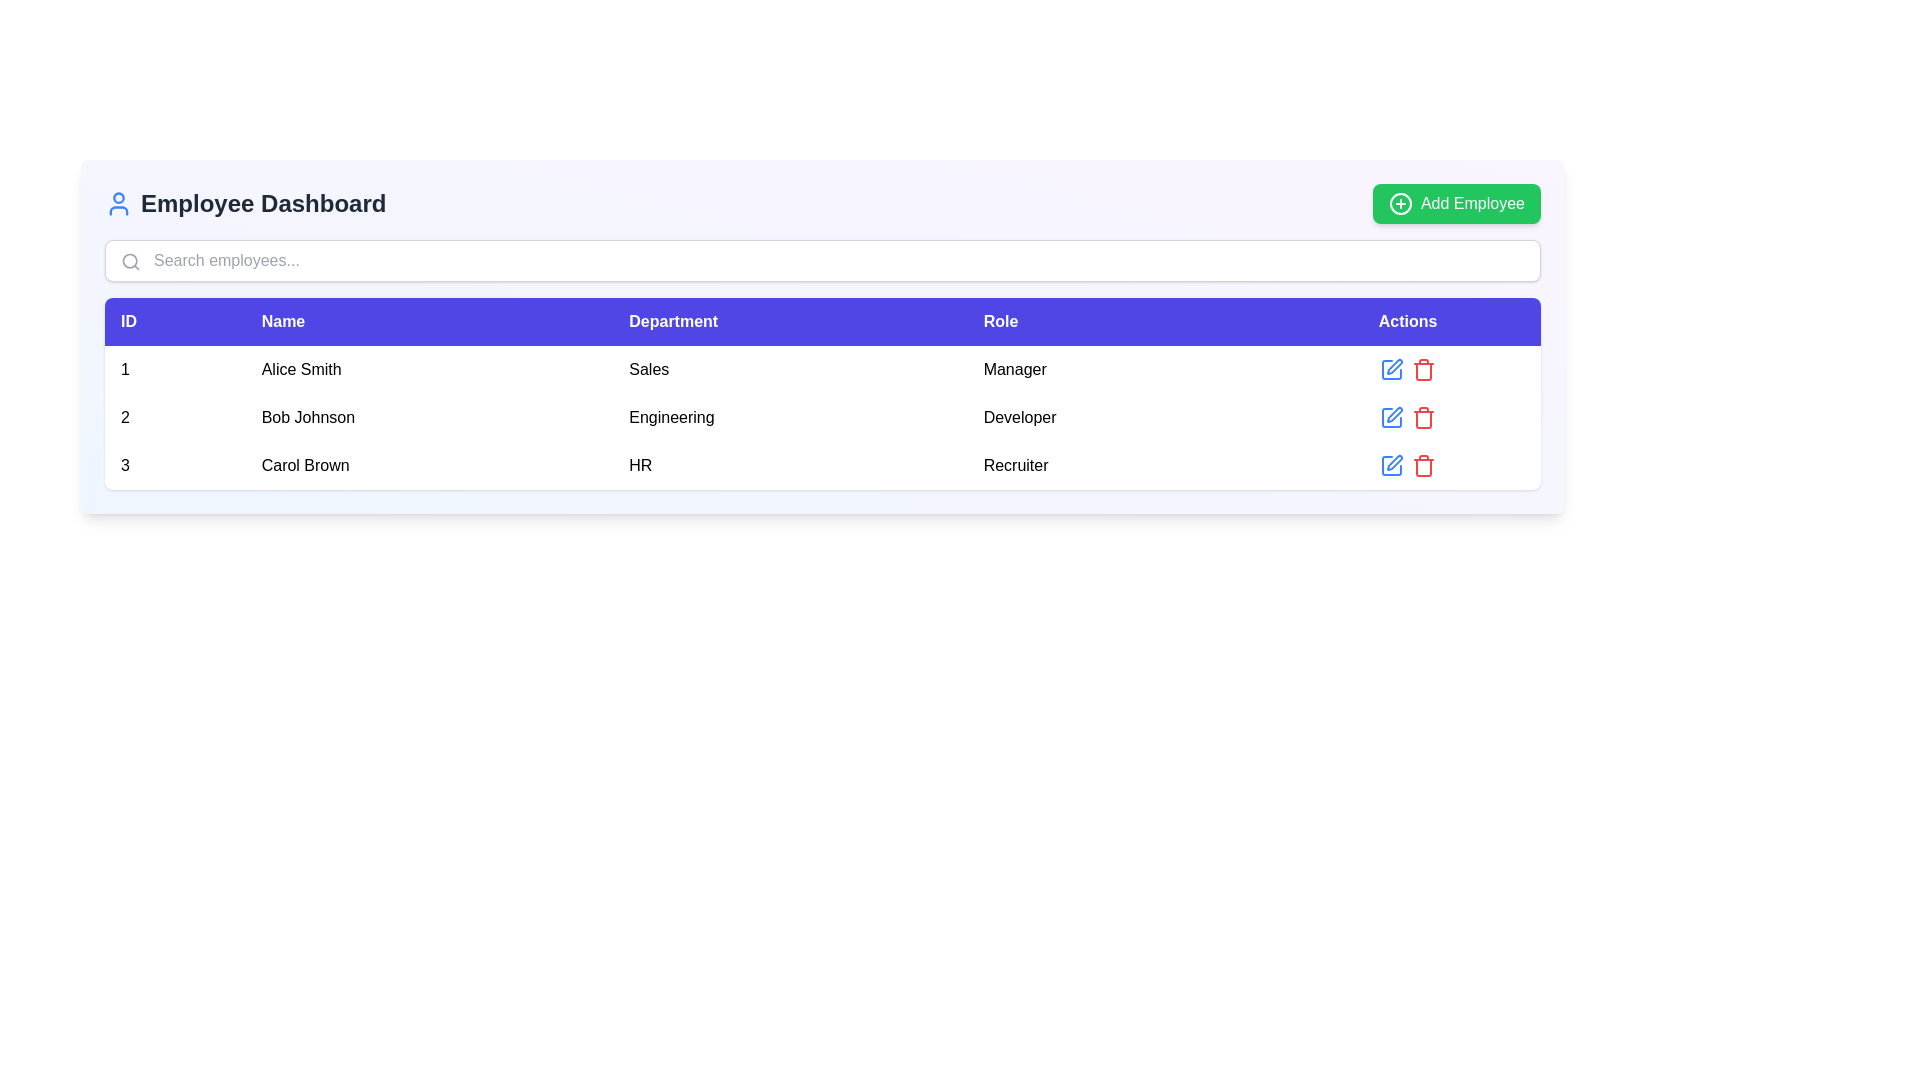  What do you see at coordinates (789, 466) in the screenshot?
I see `the Text label indicating the department affiliation of an individual in the third row of the table under the 'Department' column for accessibility` at bounding box center [789, 466].